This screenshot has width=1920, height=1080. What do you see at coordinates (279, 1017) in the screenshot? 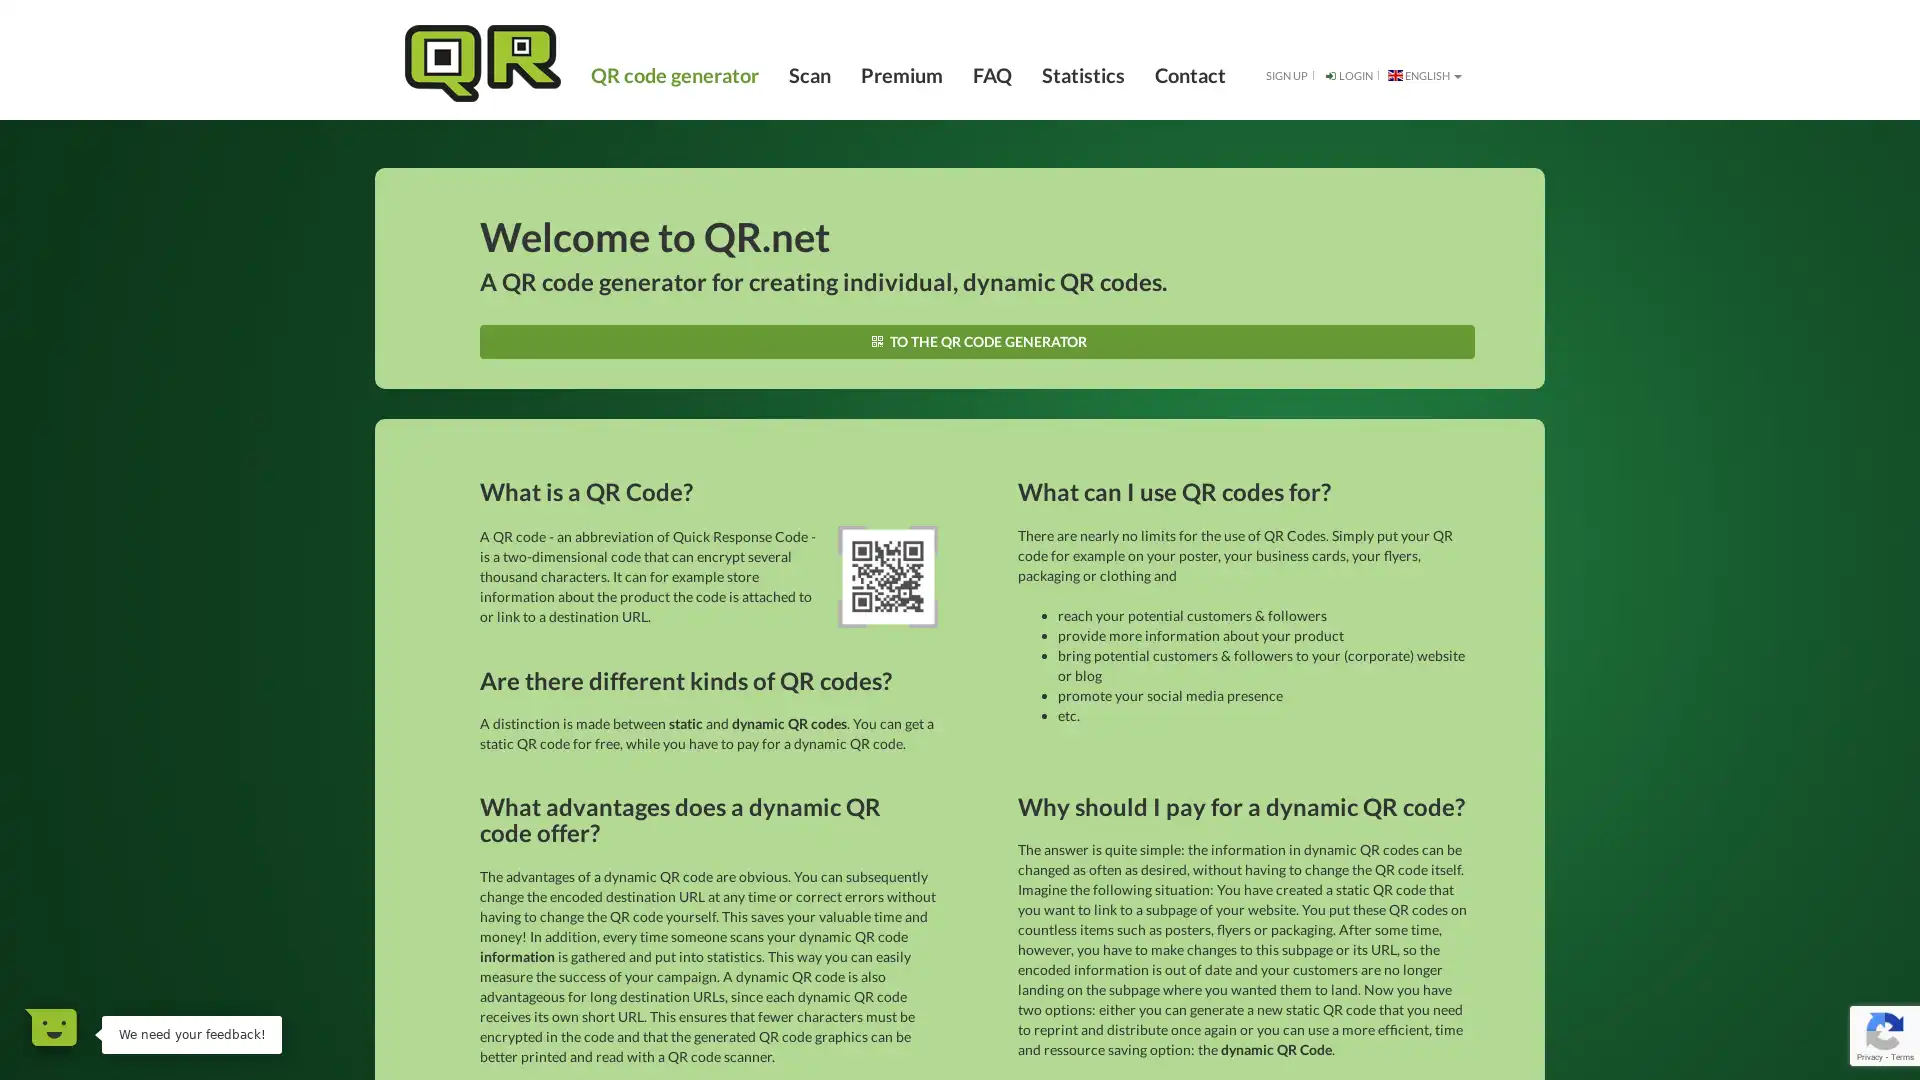
I see `Dismiss Message` at bounding box center [279, 1017].